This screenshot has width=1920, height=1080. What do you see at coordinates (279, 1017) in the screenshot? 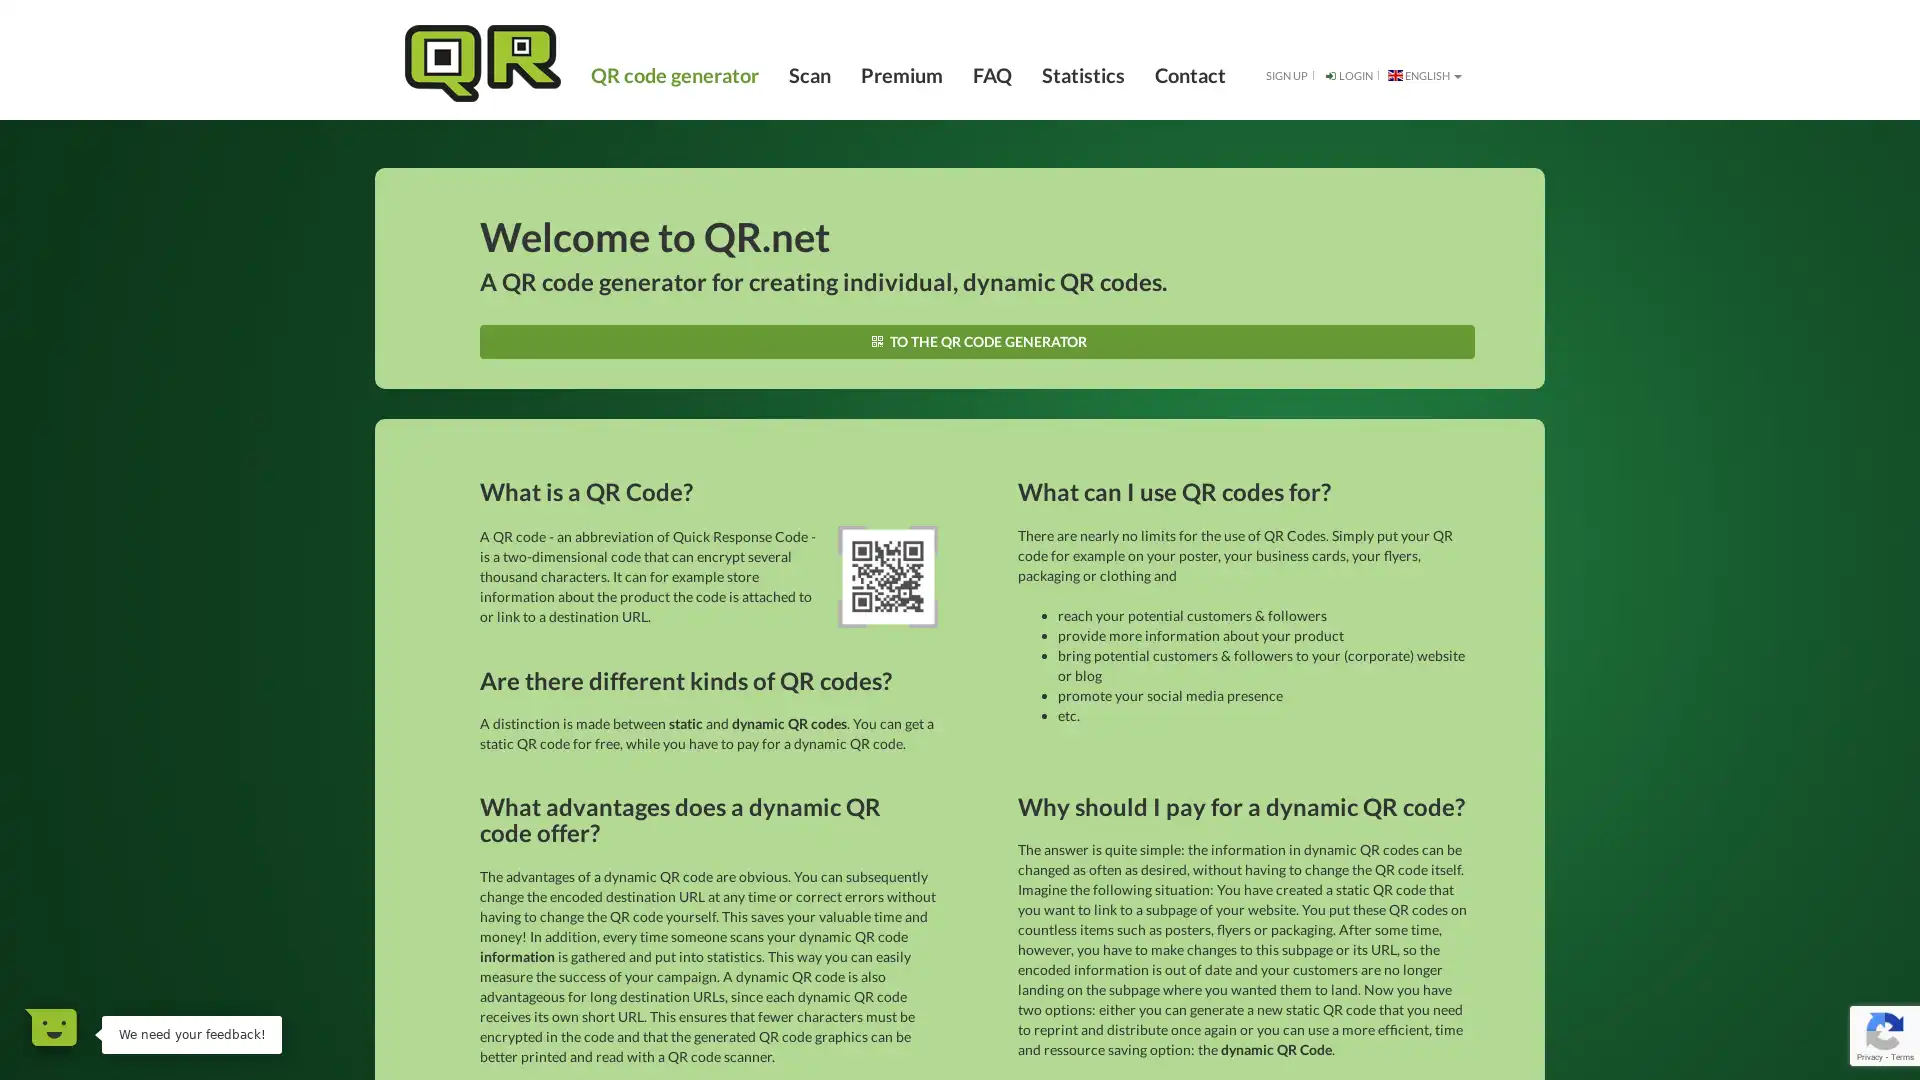
I see `Dismiss Message` at bounding box center [279, 1017].